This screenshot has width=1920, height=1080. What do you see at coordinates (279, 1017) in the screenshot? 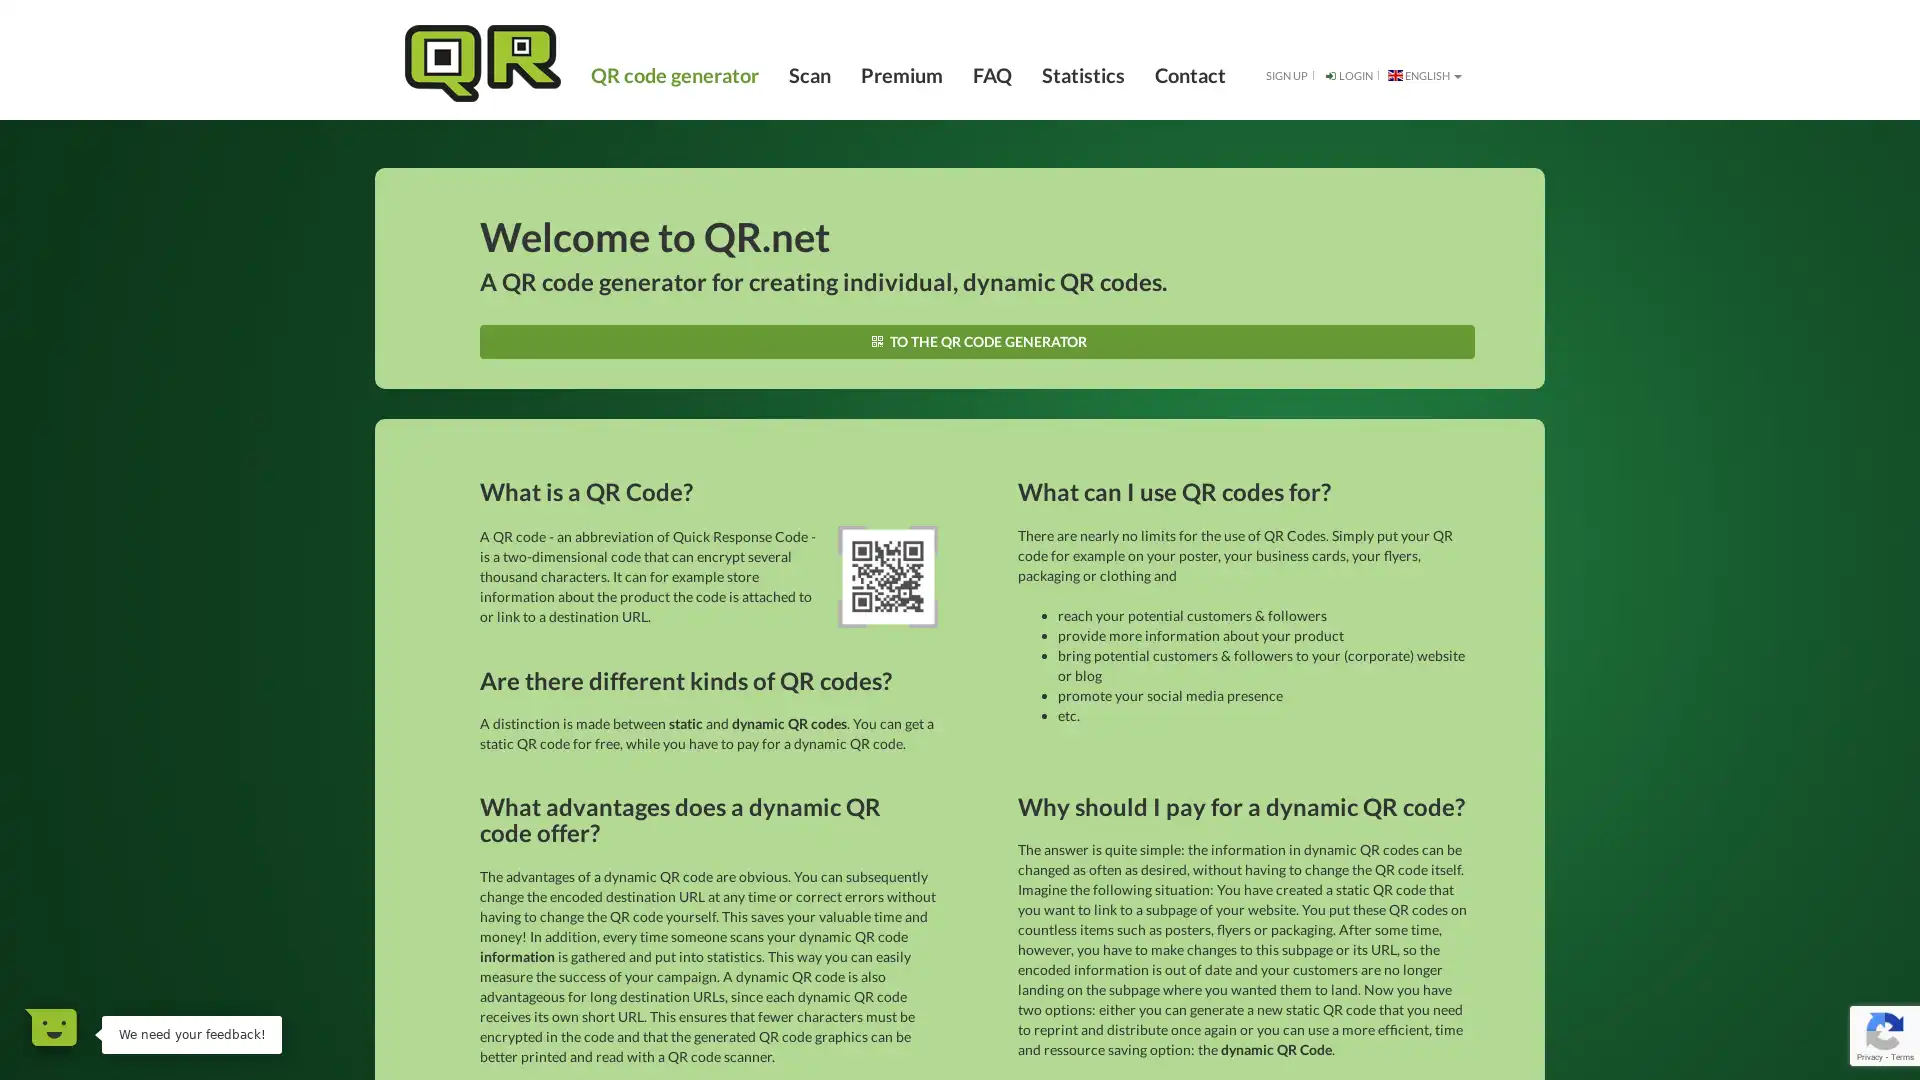
I see `Dismiss Message` at bounding box center [279, 1017].